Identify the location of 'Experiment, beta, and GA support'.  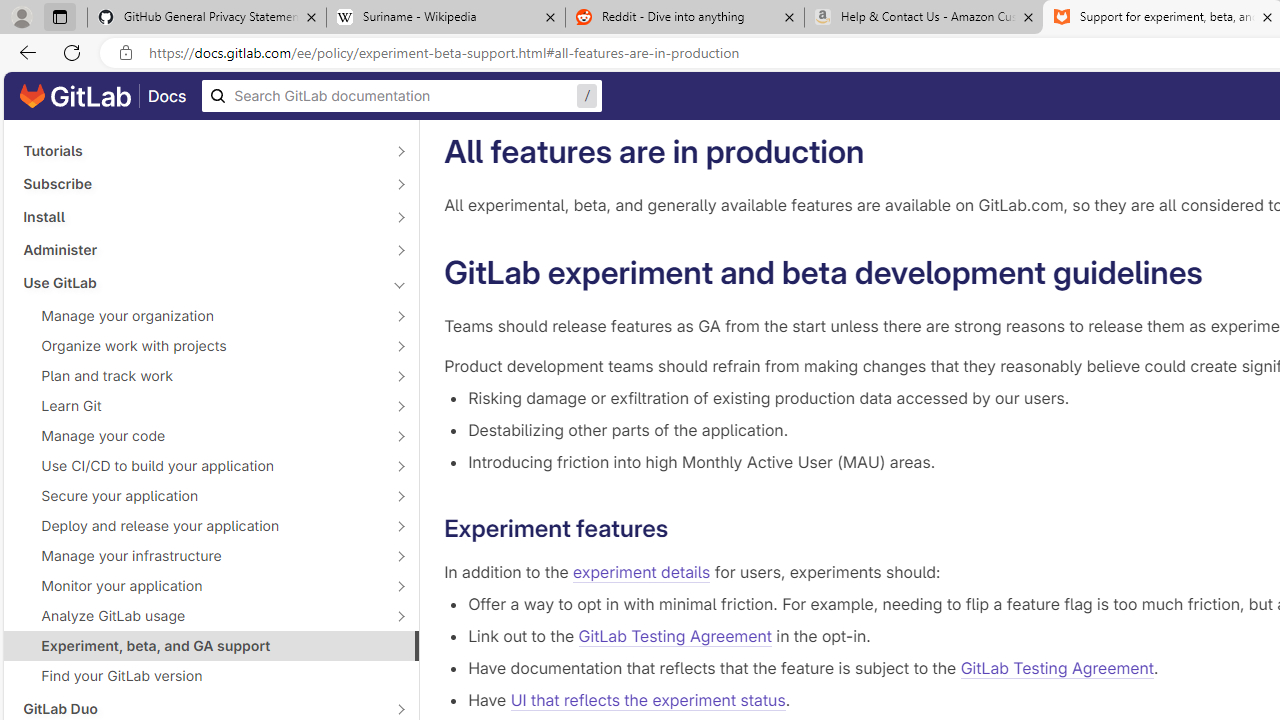
(211, 645).